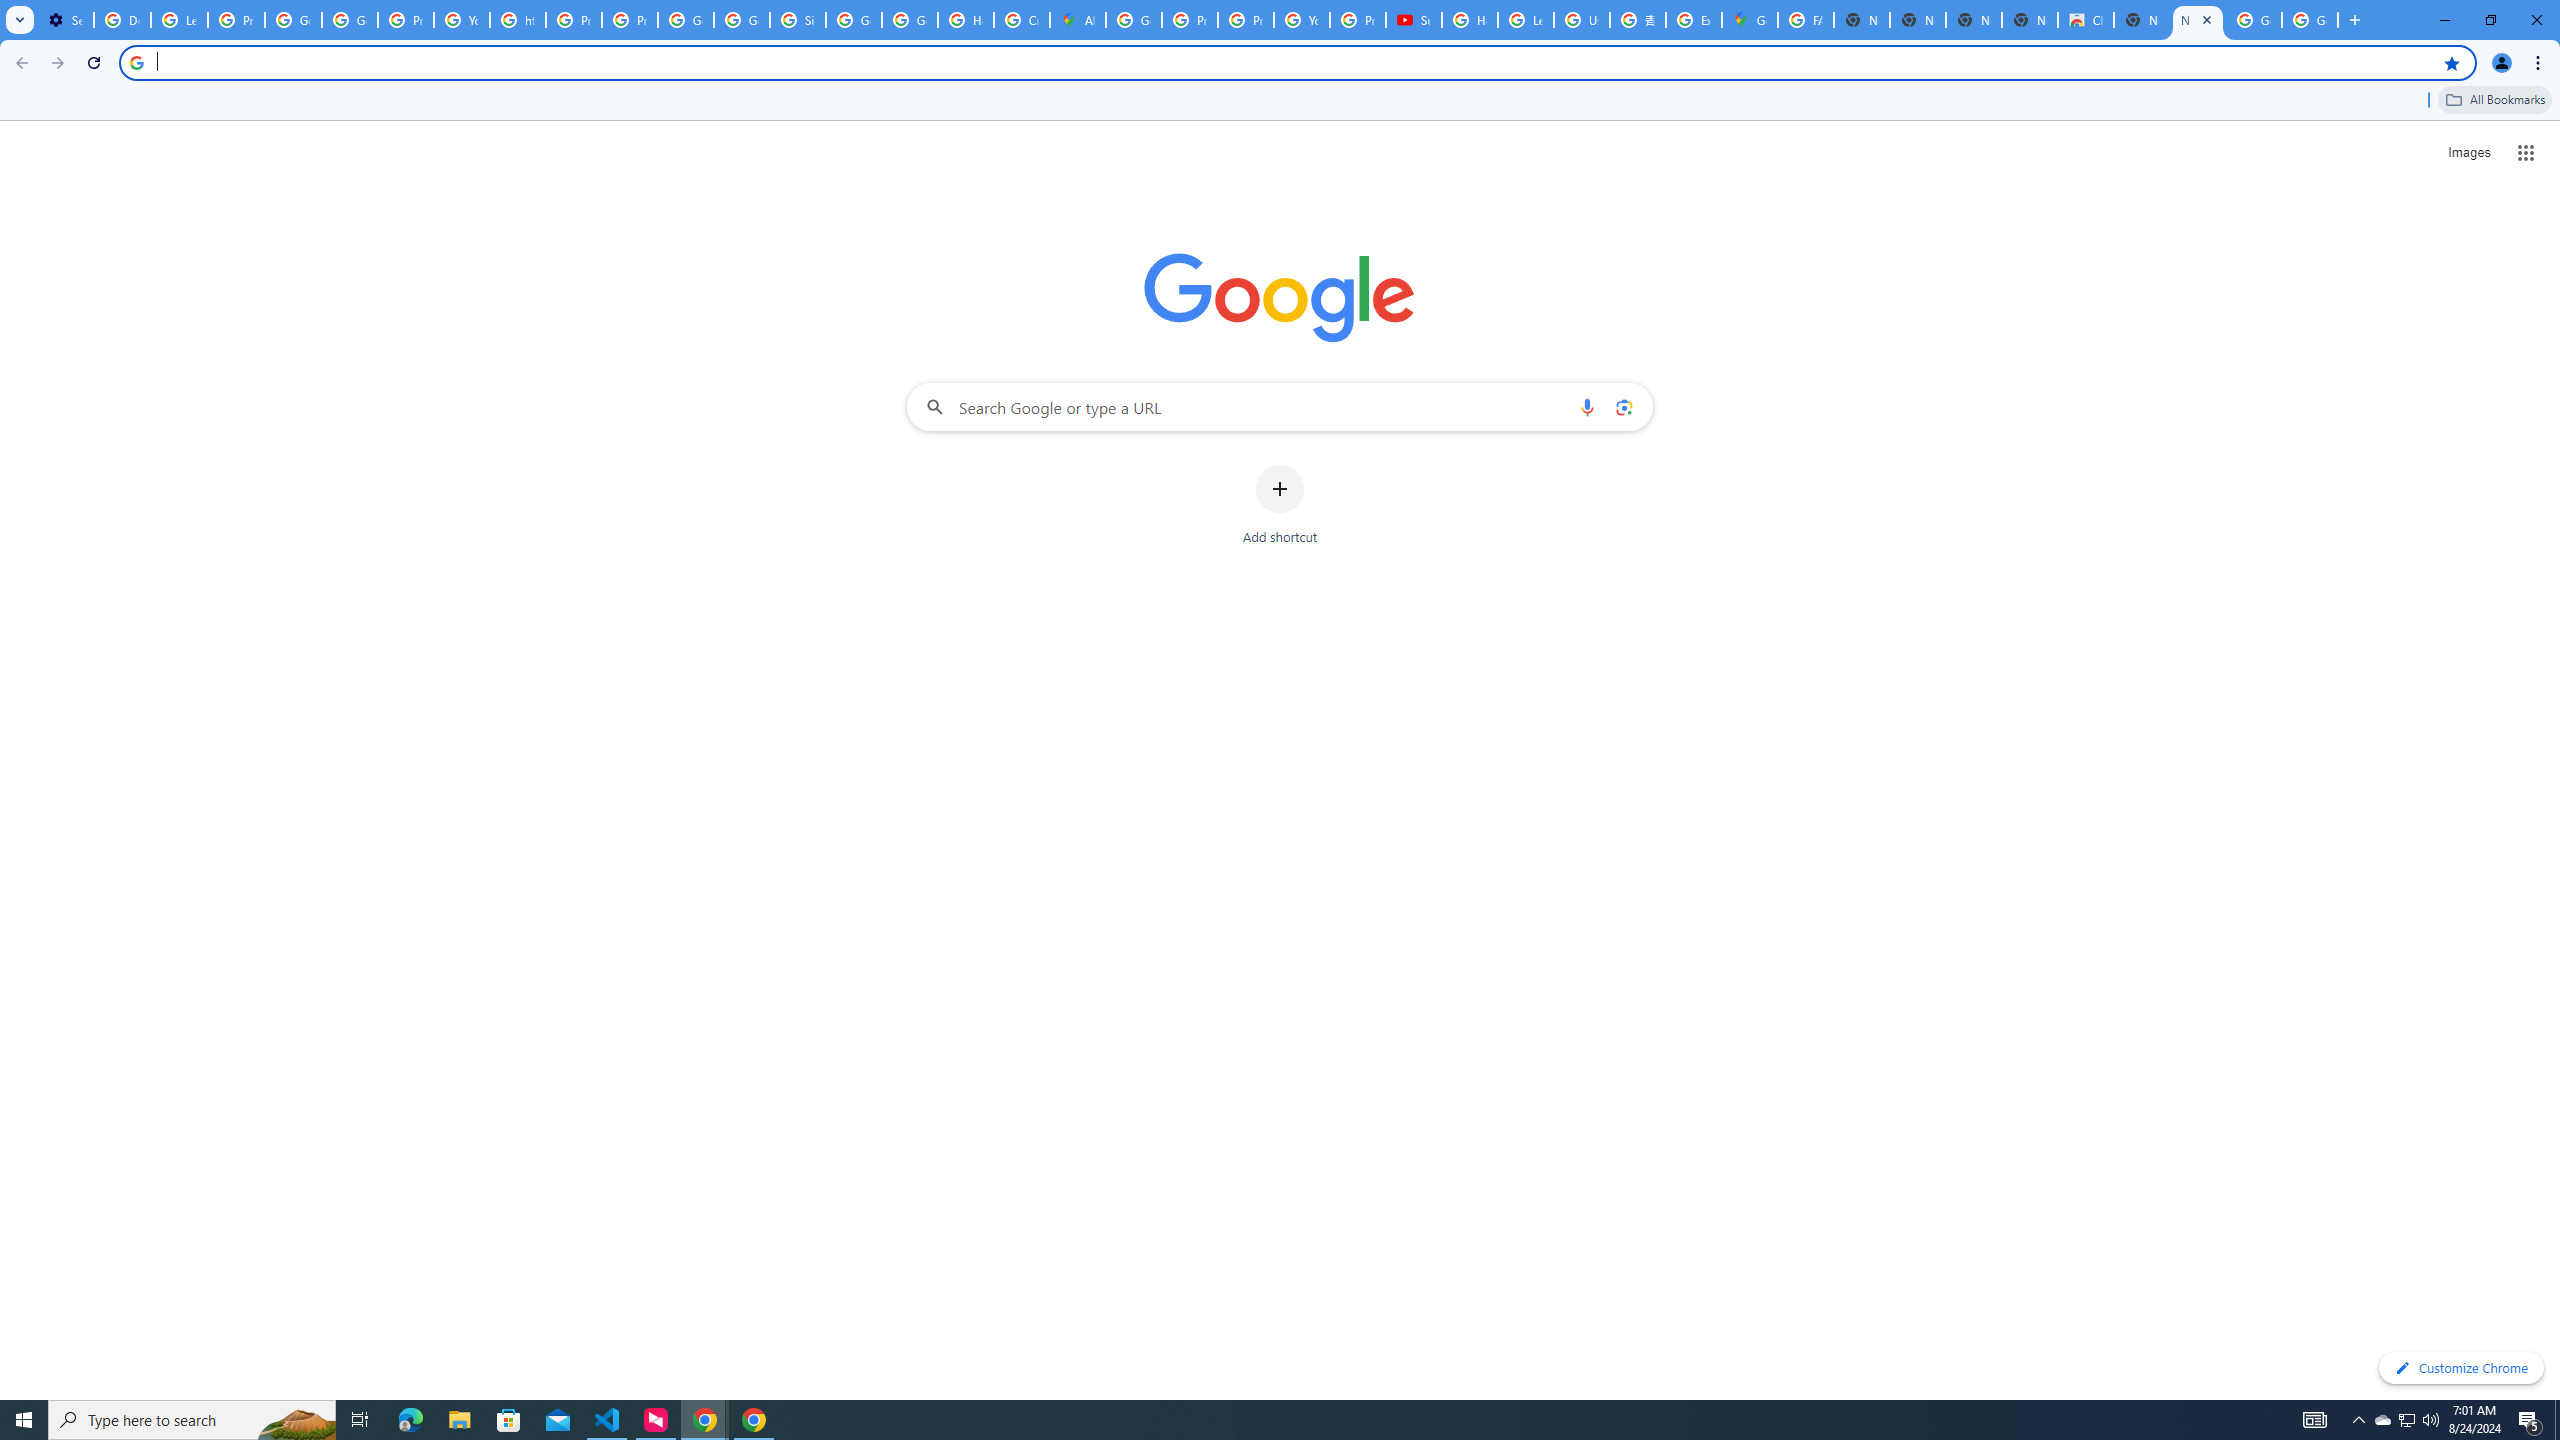  What do you see at coordinates (2254, 19) in the screenshot?
I see `'Google Images'` at bounding box center [2254, 19].